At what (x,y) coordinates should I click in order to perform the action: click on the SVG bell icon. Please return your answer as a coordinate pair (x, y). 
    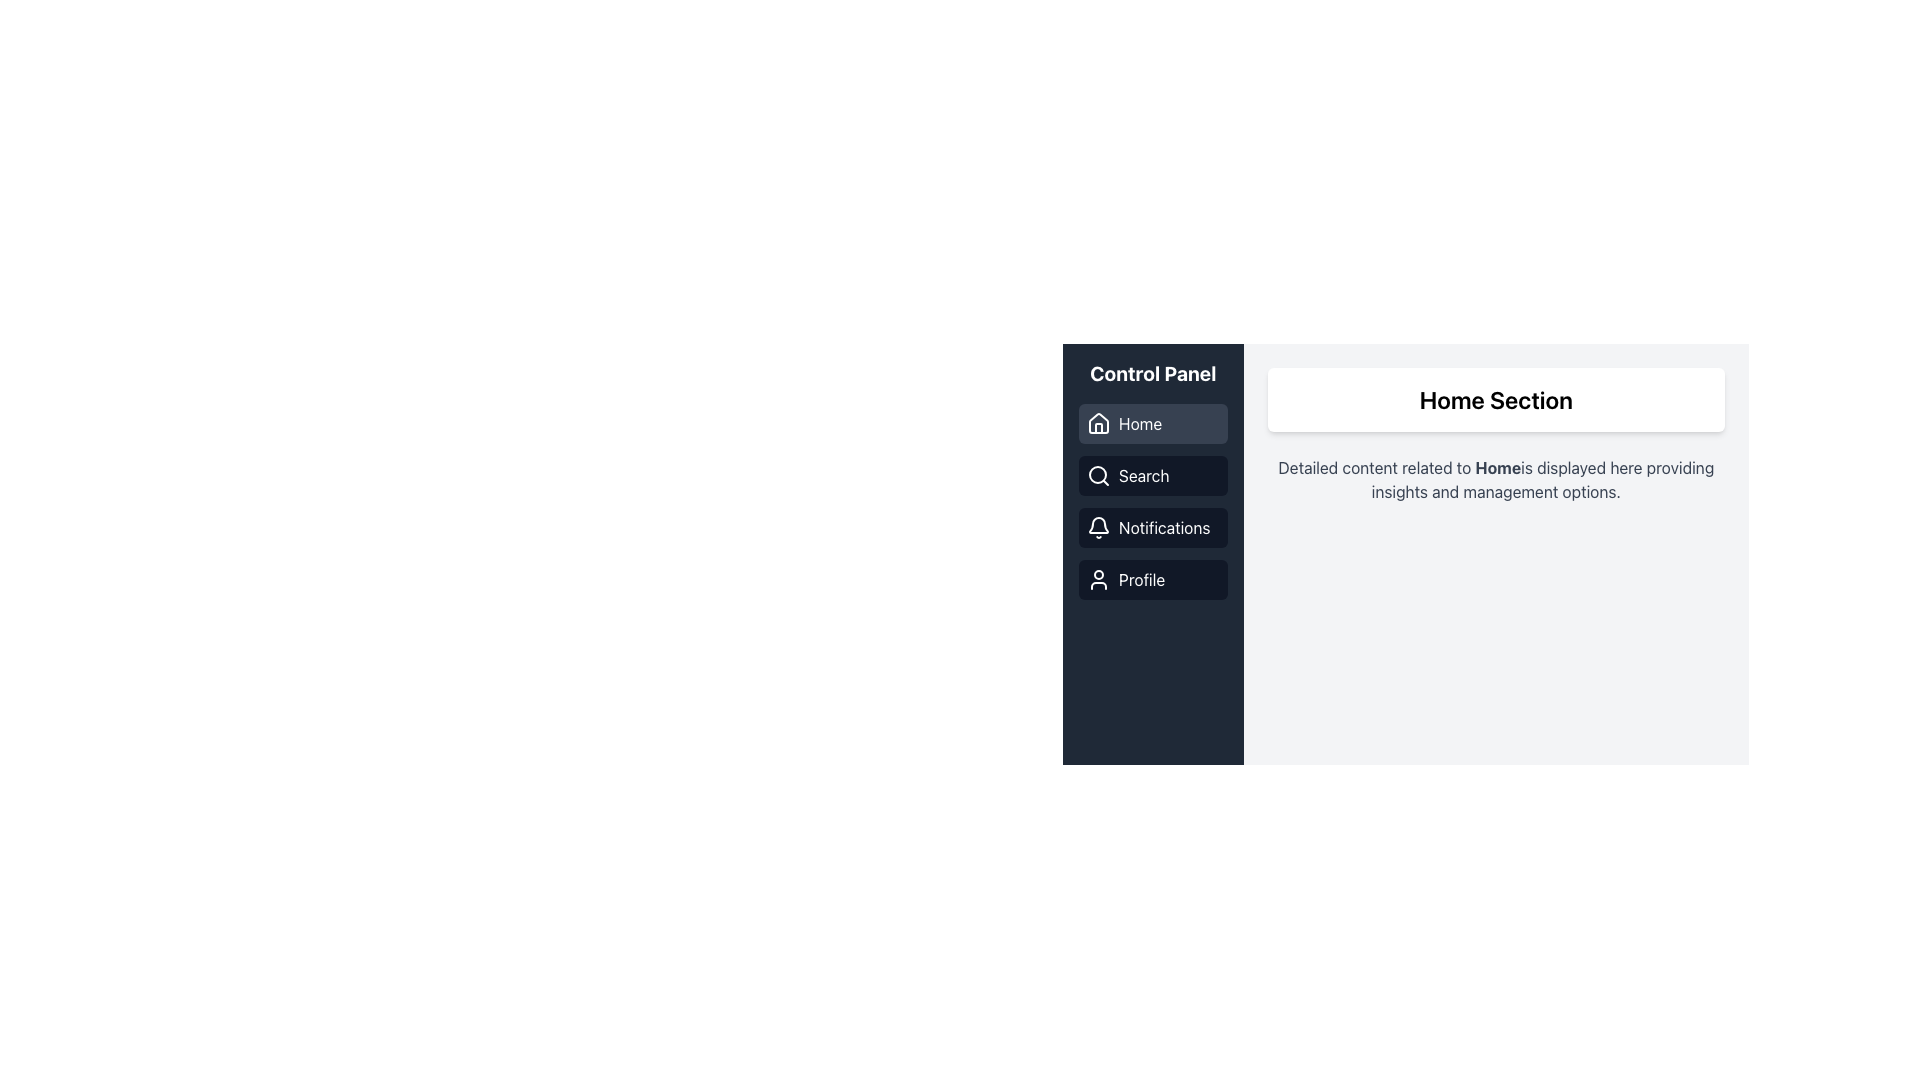
    Looking at the image, I should click on (1098, 524).